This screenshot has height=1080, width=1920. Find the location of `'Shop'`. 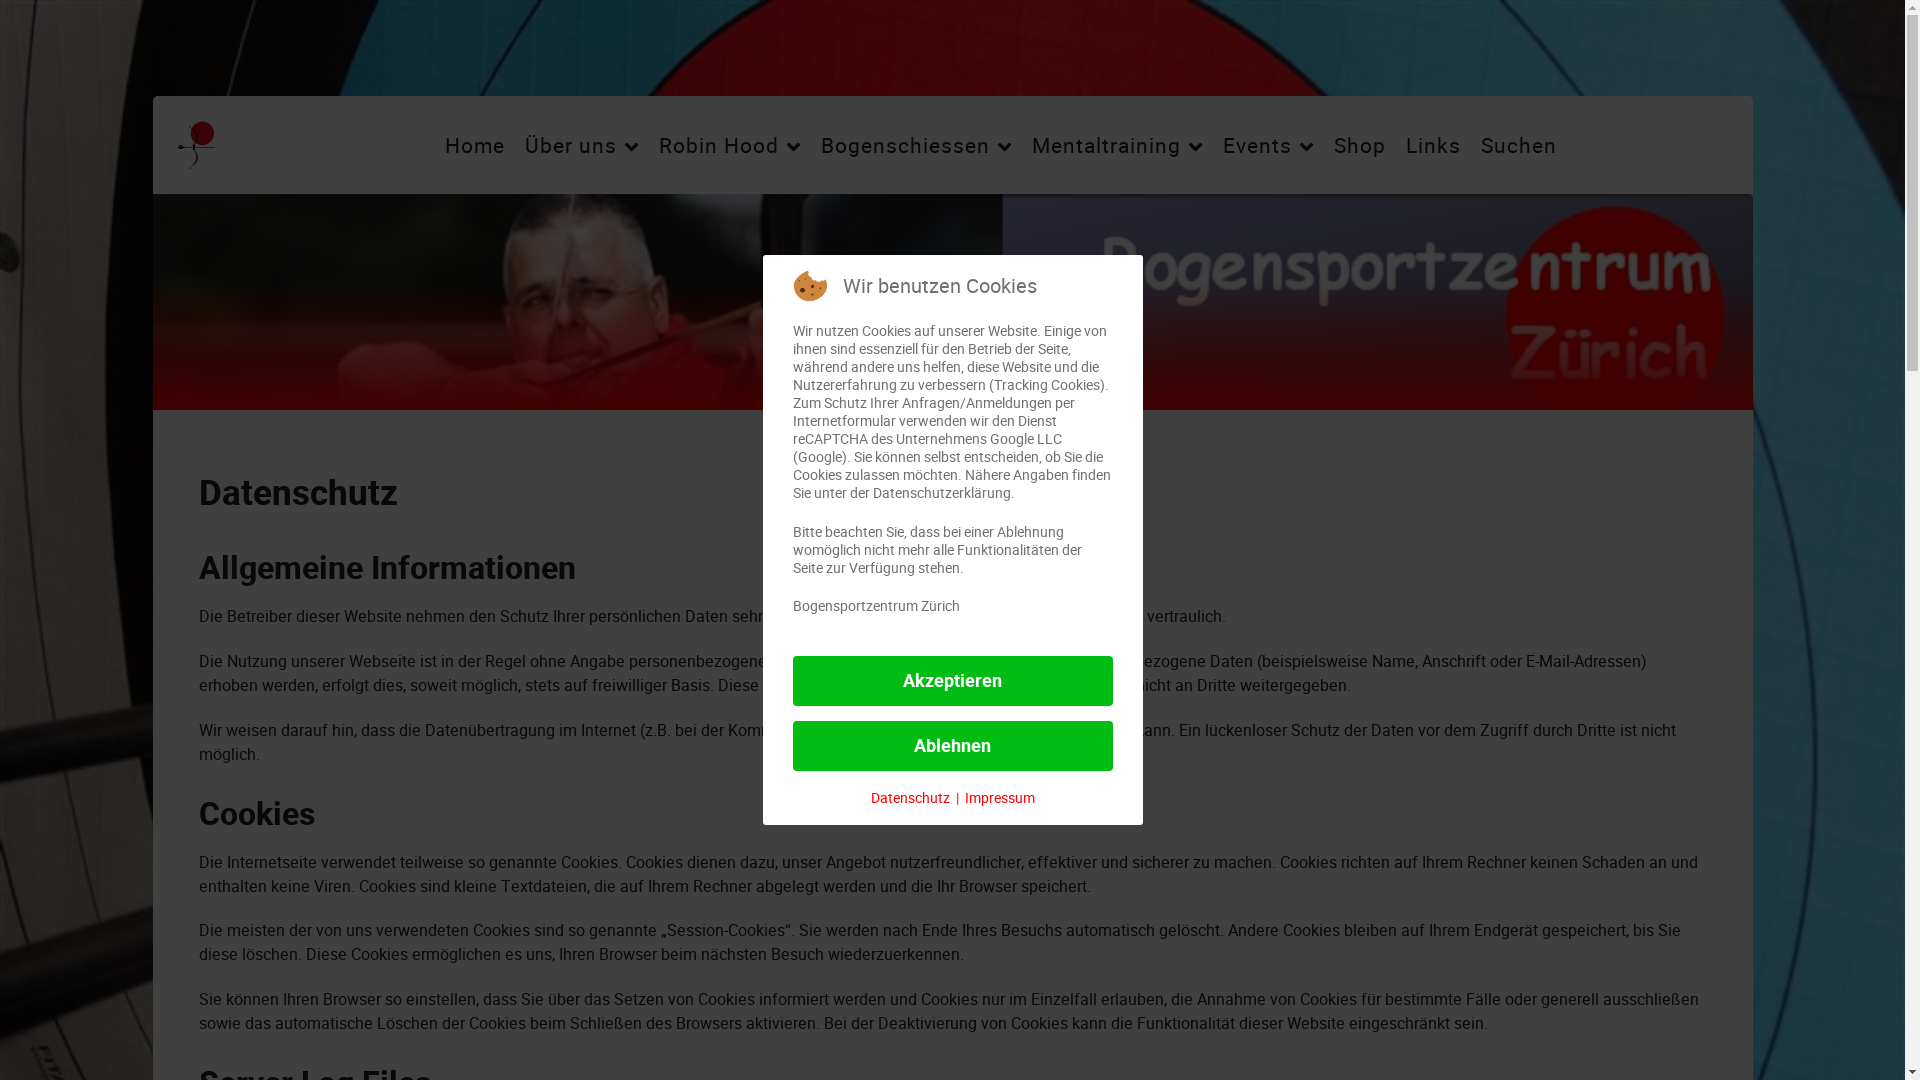

'Shop' is located at coordinates (1359, 144).